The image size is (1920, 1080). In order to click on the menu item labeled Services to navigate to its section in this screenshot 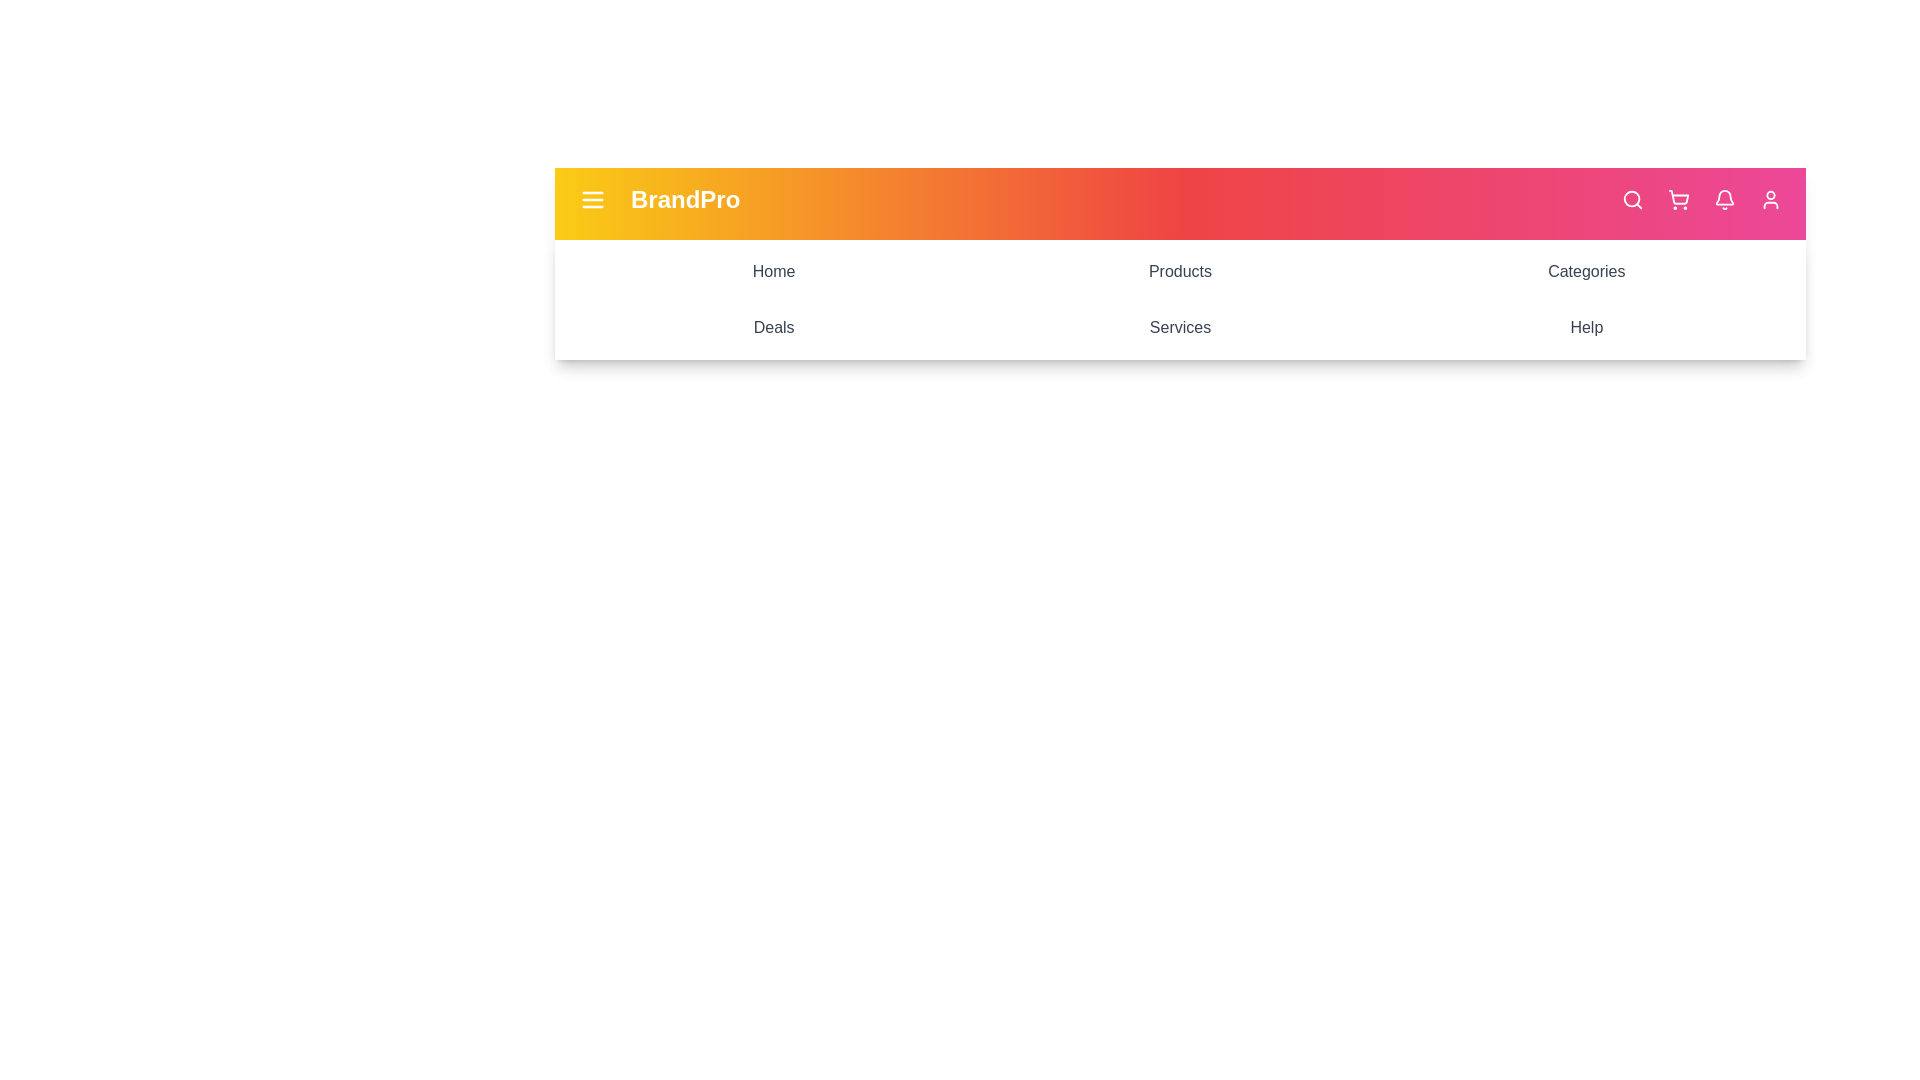, I will do `click(1180, 326)`.